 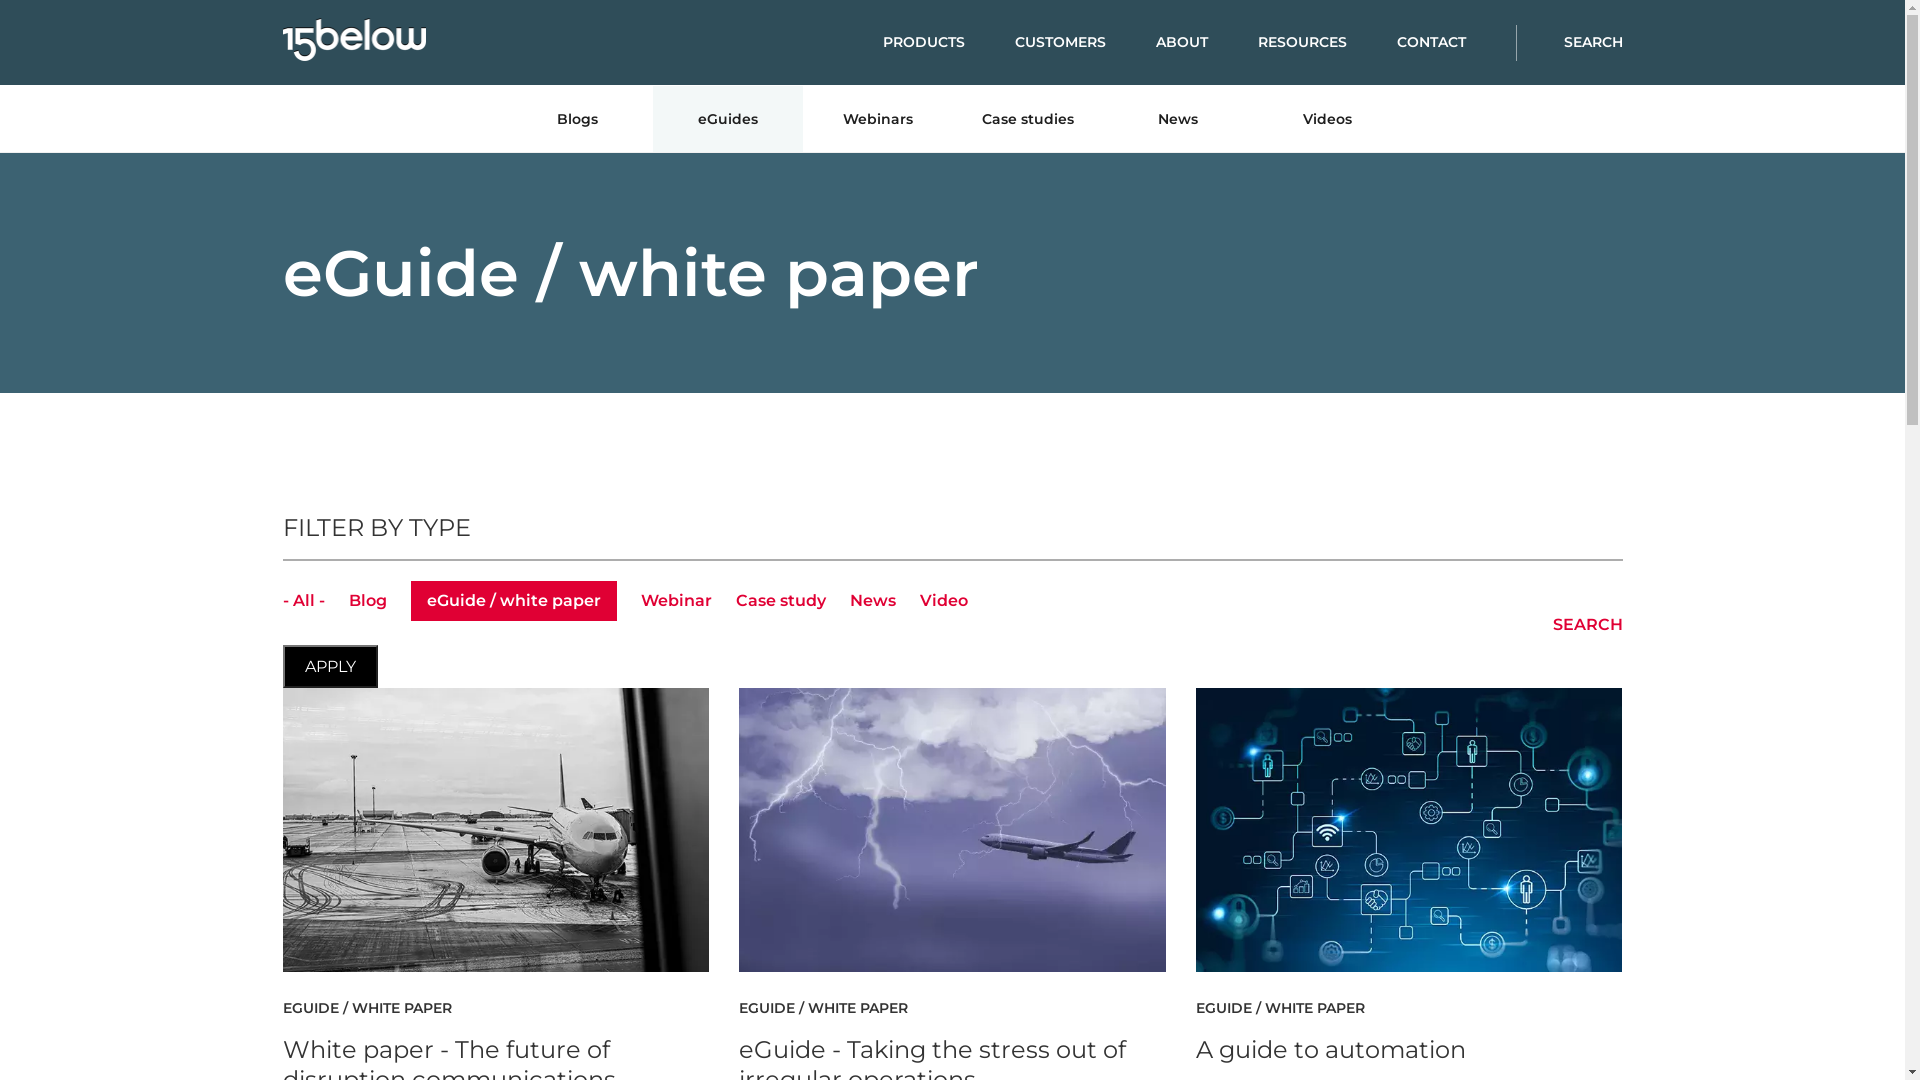 What do you see at coordinates (1516, 42) in the screenshot?
I see `'SEARCH'` at bounding box center [1516, 42].